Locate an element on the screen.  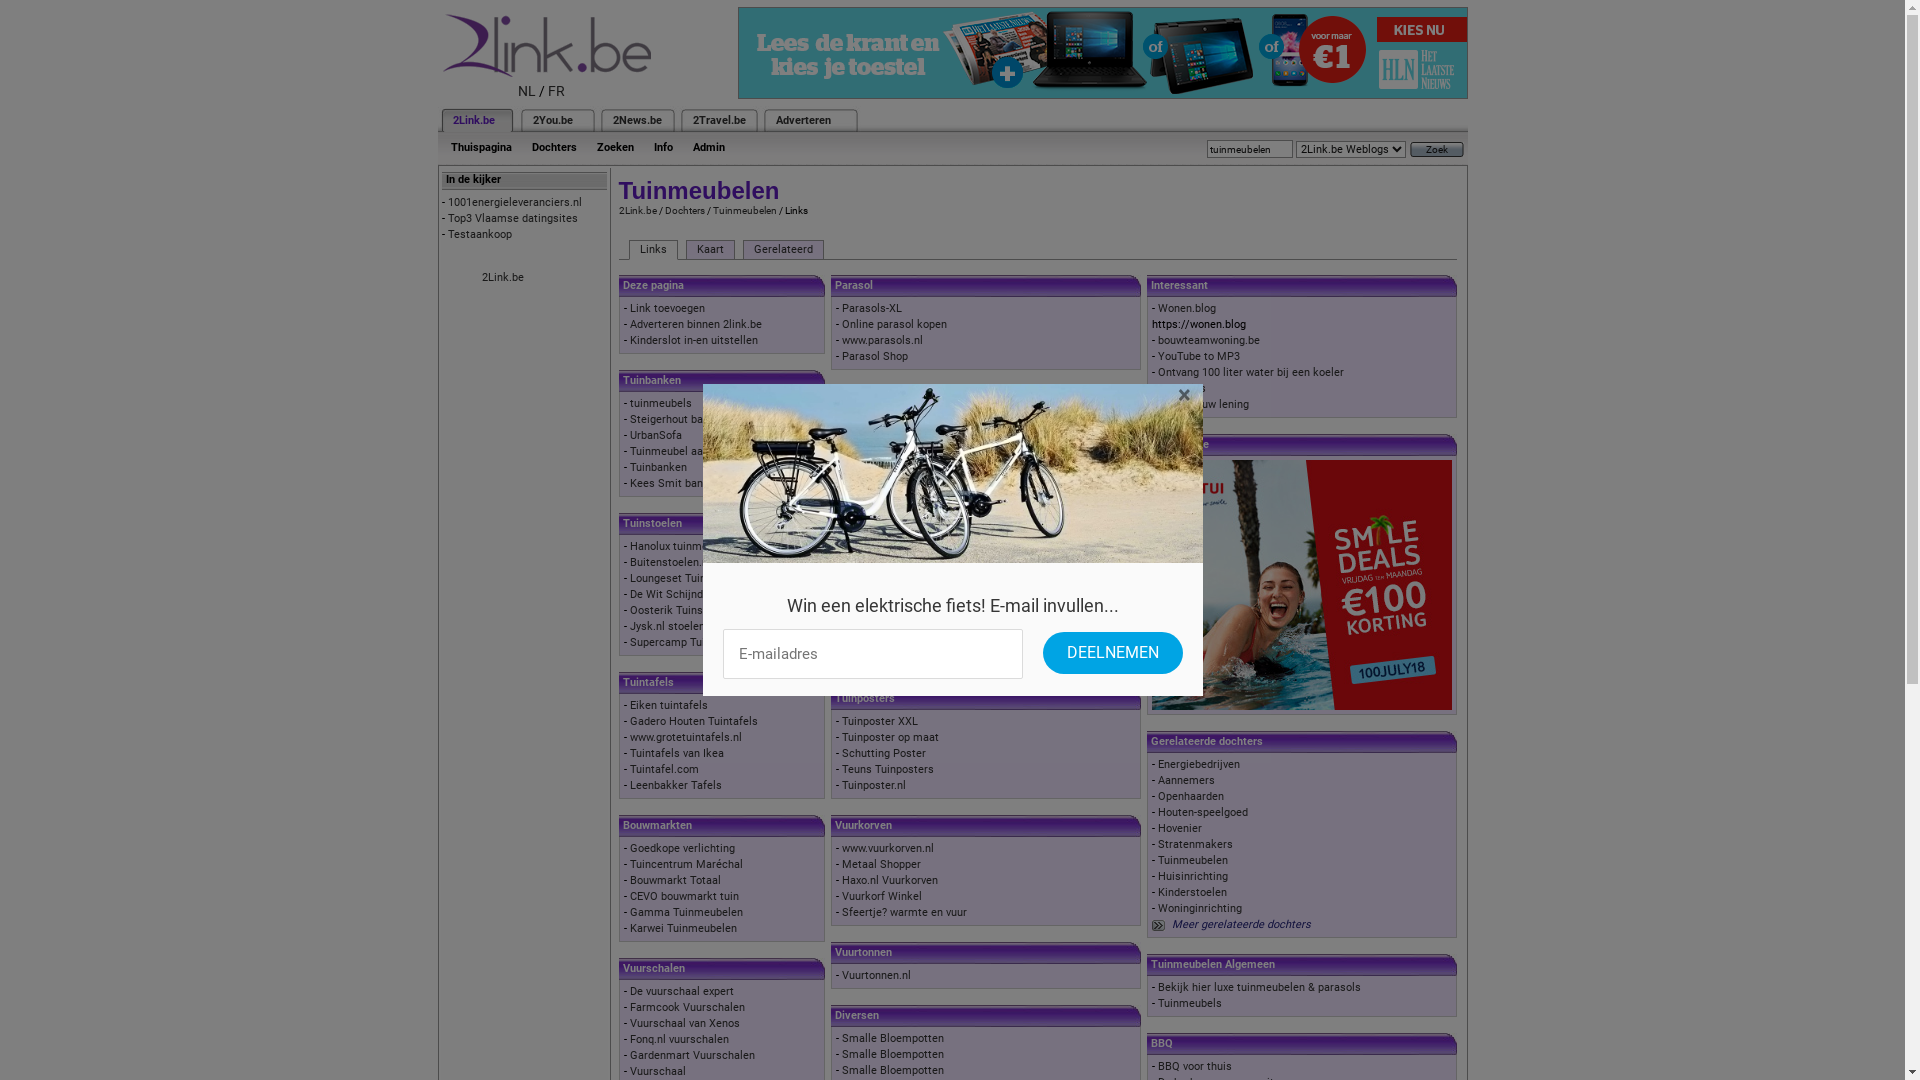
'Zoeken' is located at coordinates (613, 146).